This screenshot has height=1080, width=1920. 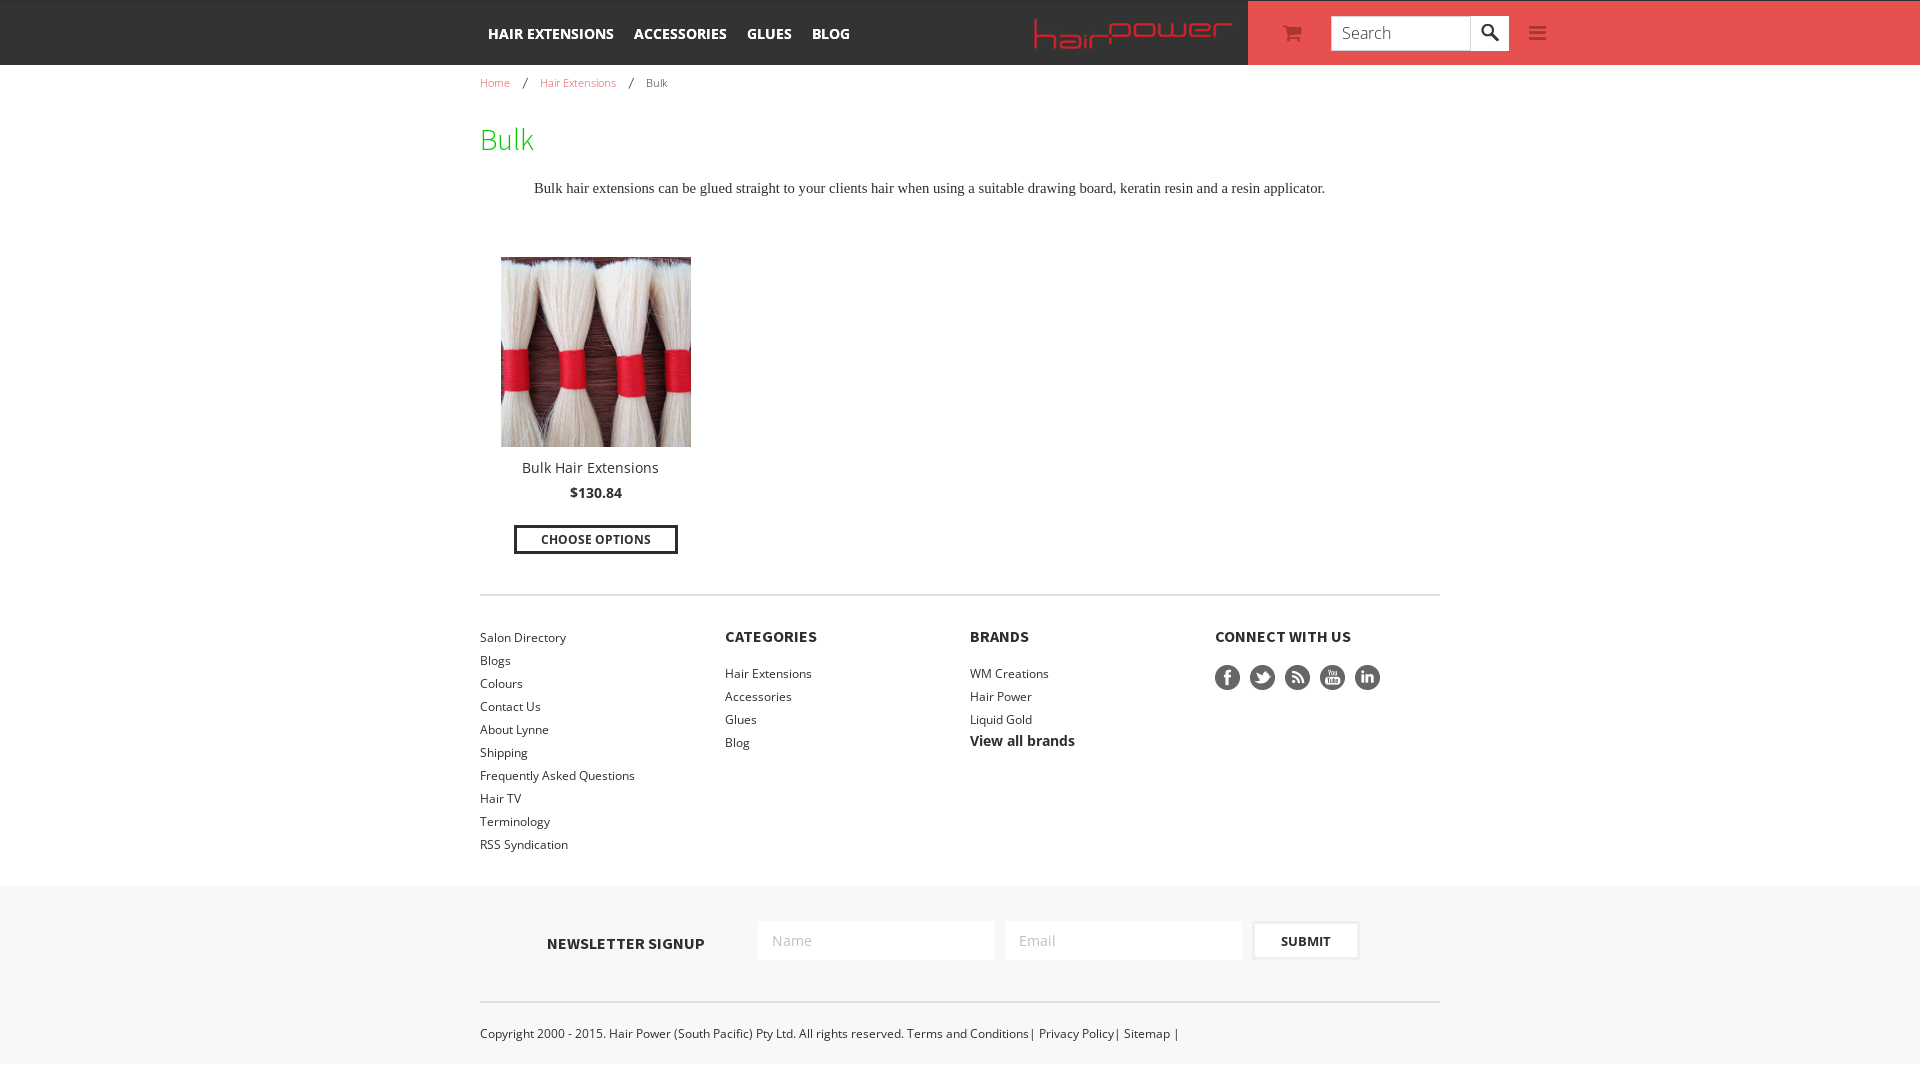 I want to click on 'HAIR EXTENSIONS', so click(x=551, y=32).